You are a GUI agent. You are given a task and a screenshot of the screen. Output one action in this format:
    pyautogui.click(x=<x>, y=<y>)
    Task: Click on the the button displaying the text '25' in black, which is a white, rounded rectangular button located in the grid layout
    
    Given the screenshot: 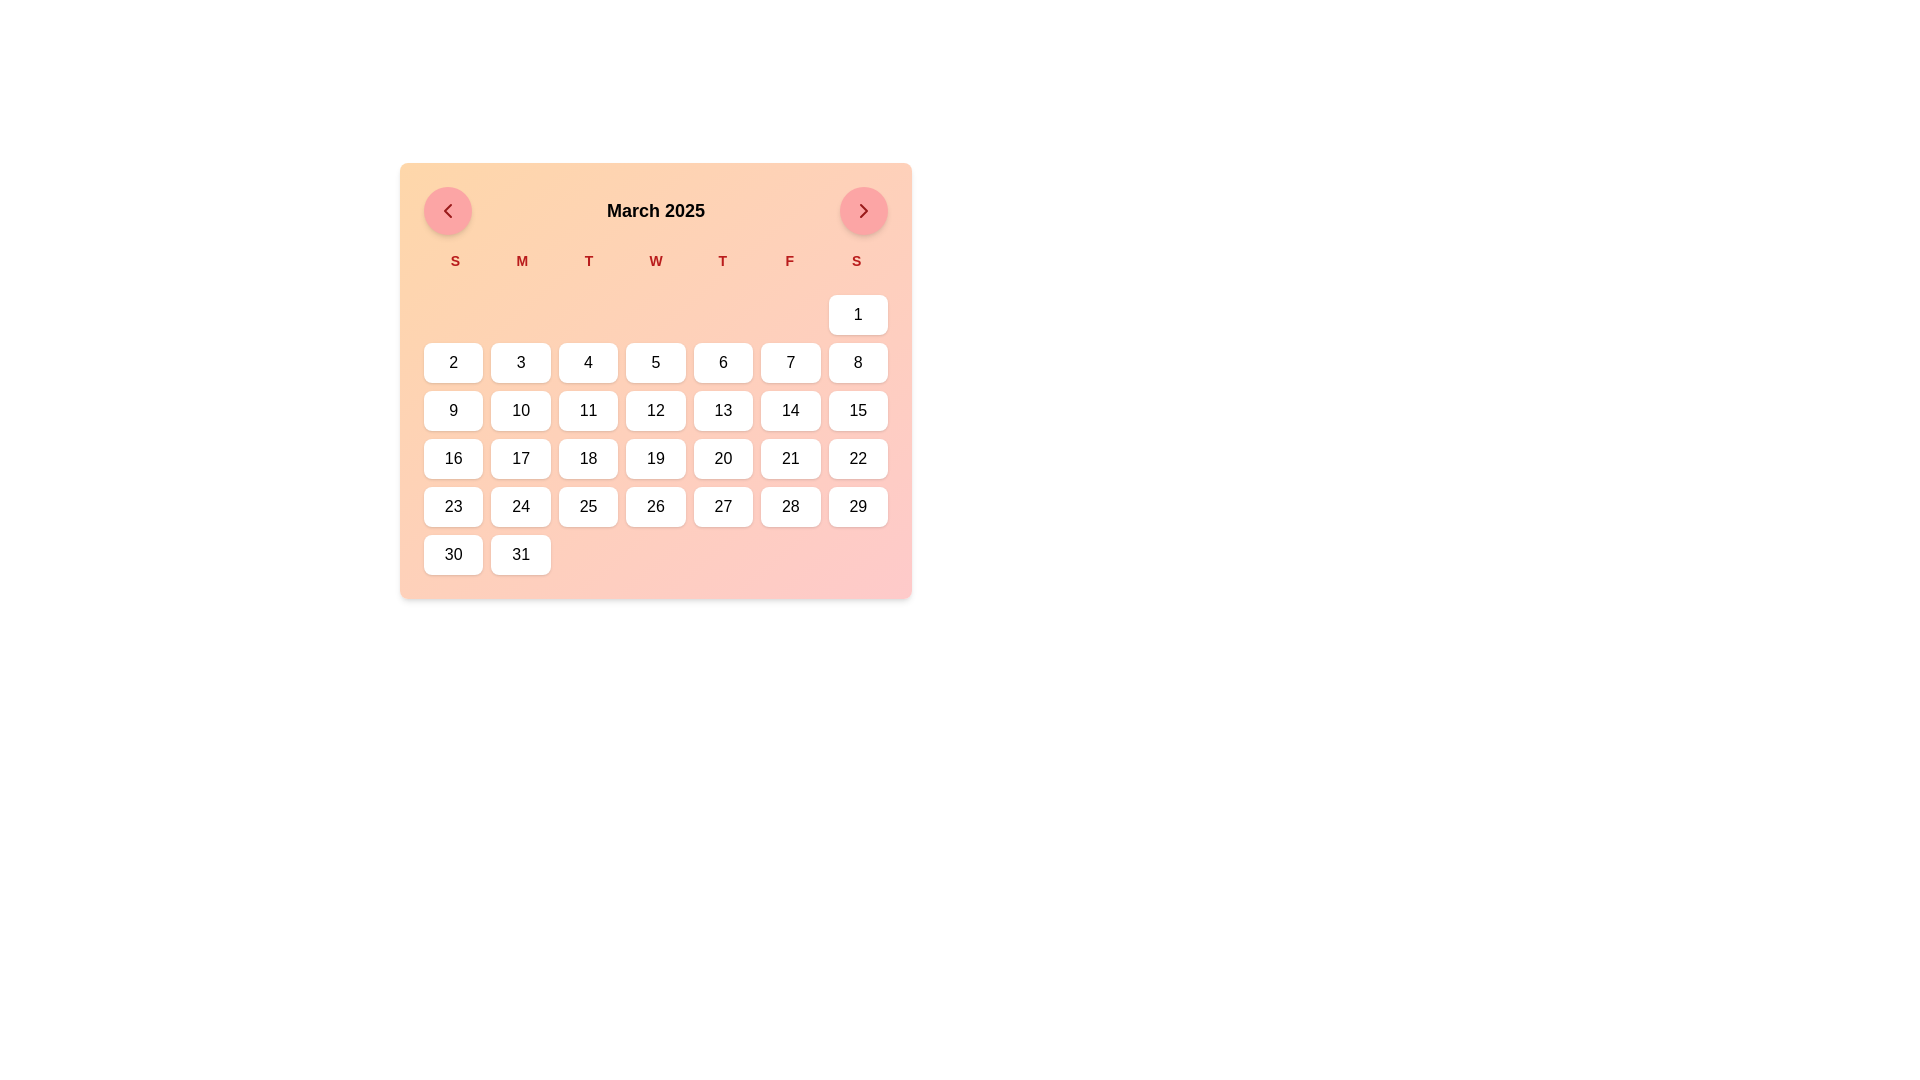 What is the action you would take?
    pyautogui.click(x=587, y=505)
    